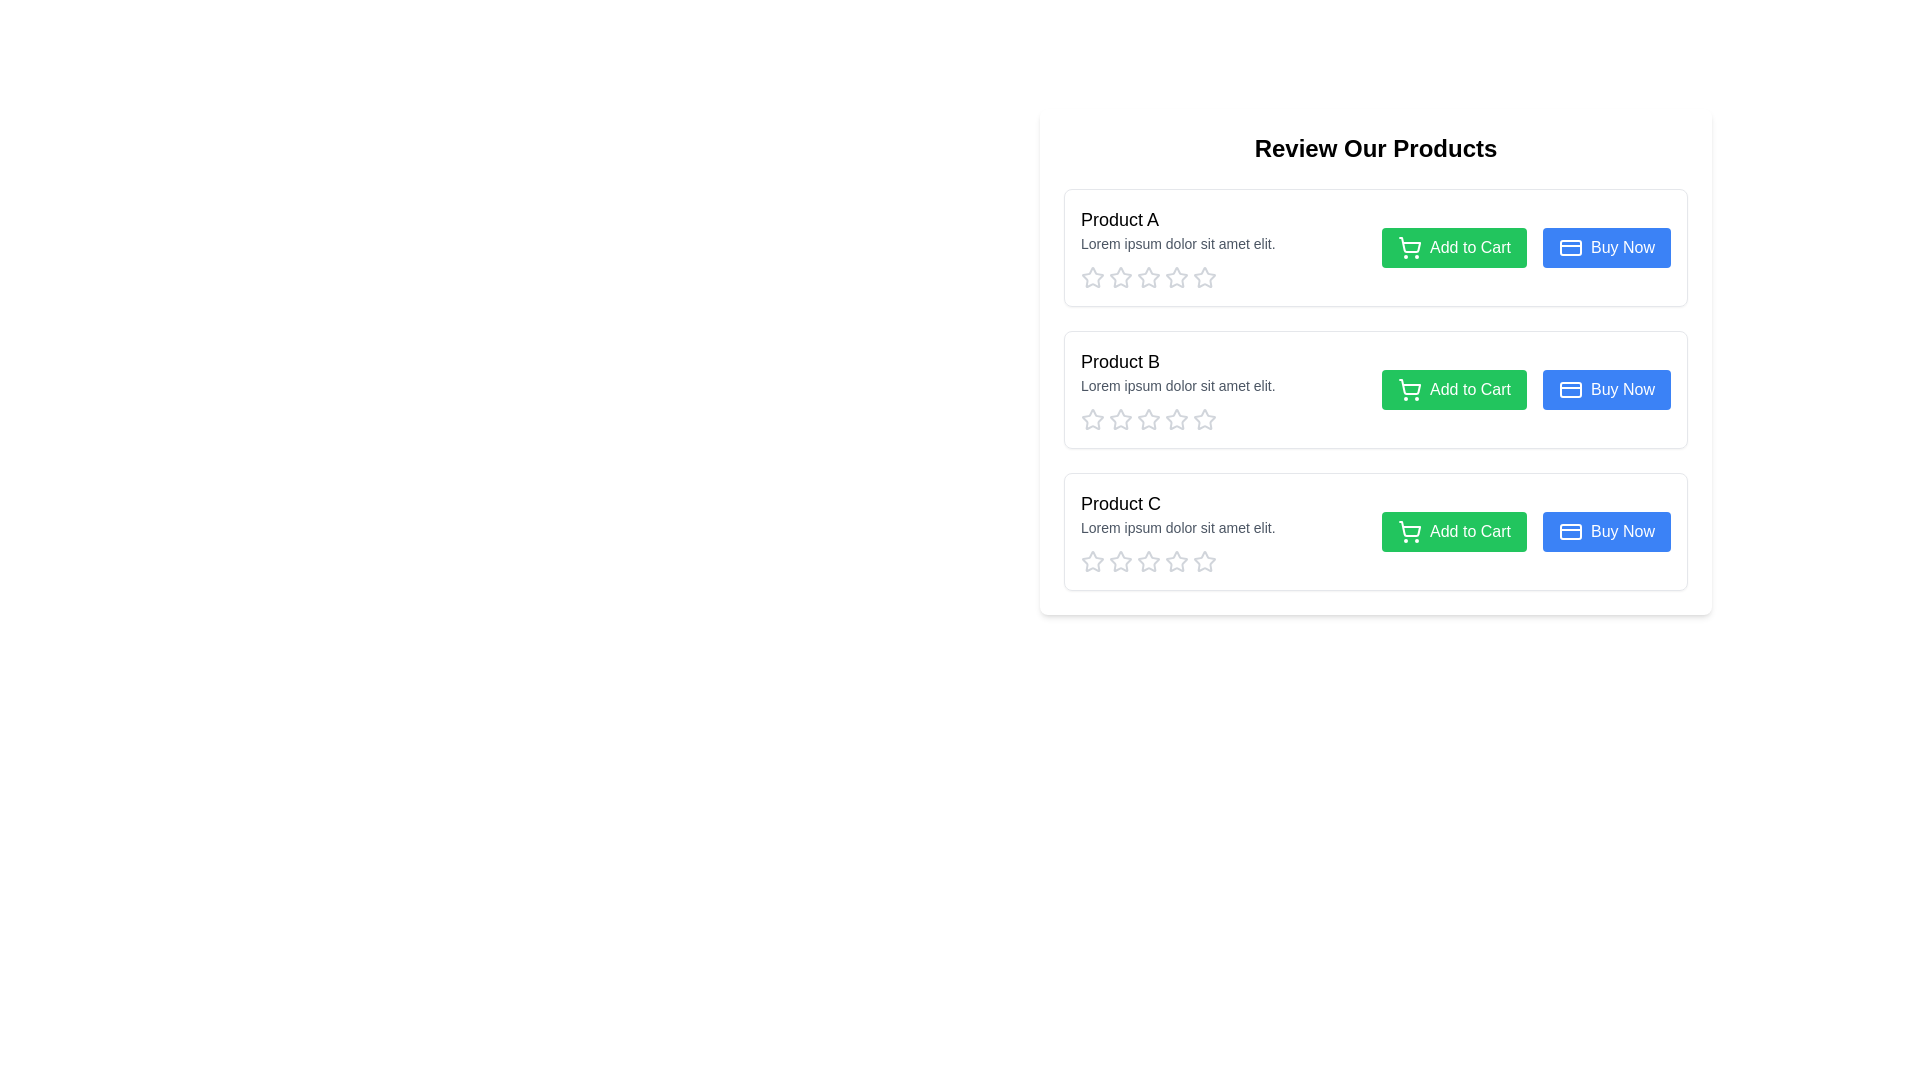  What do you see at coordinates (1176, 560) in the screenshot?
I see `the third star in the rating system for 'Product C' to assign a rating` at bounding box center [1176, 560].